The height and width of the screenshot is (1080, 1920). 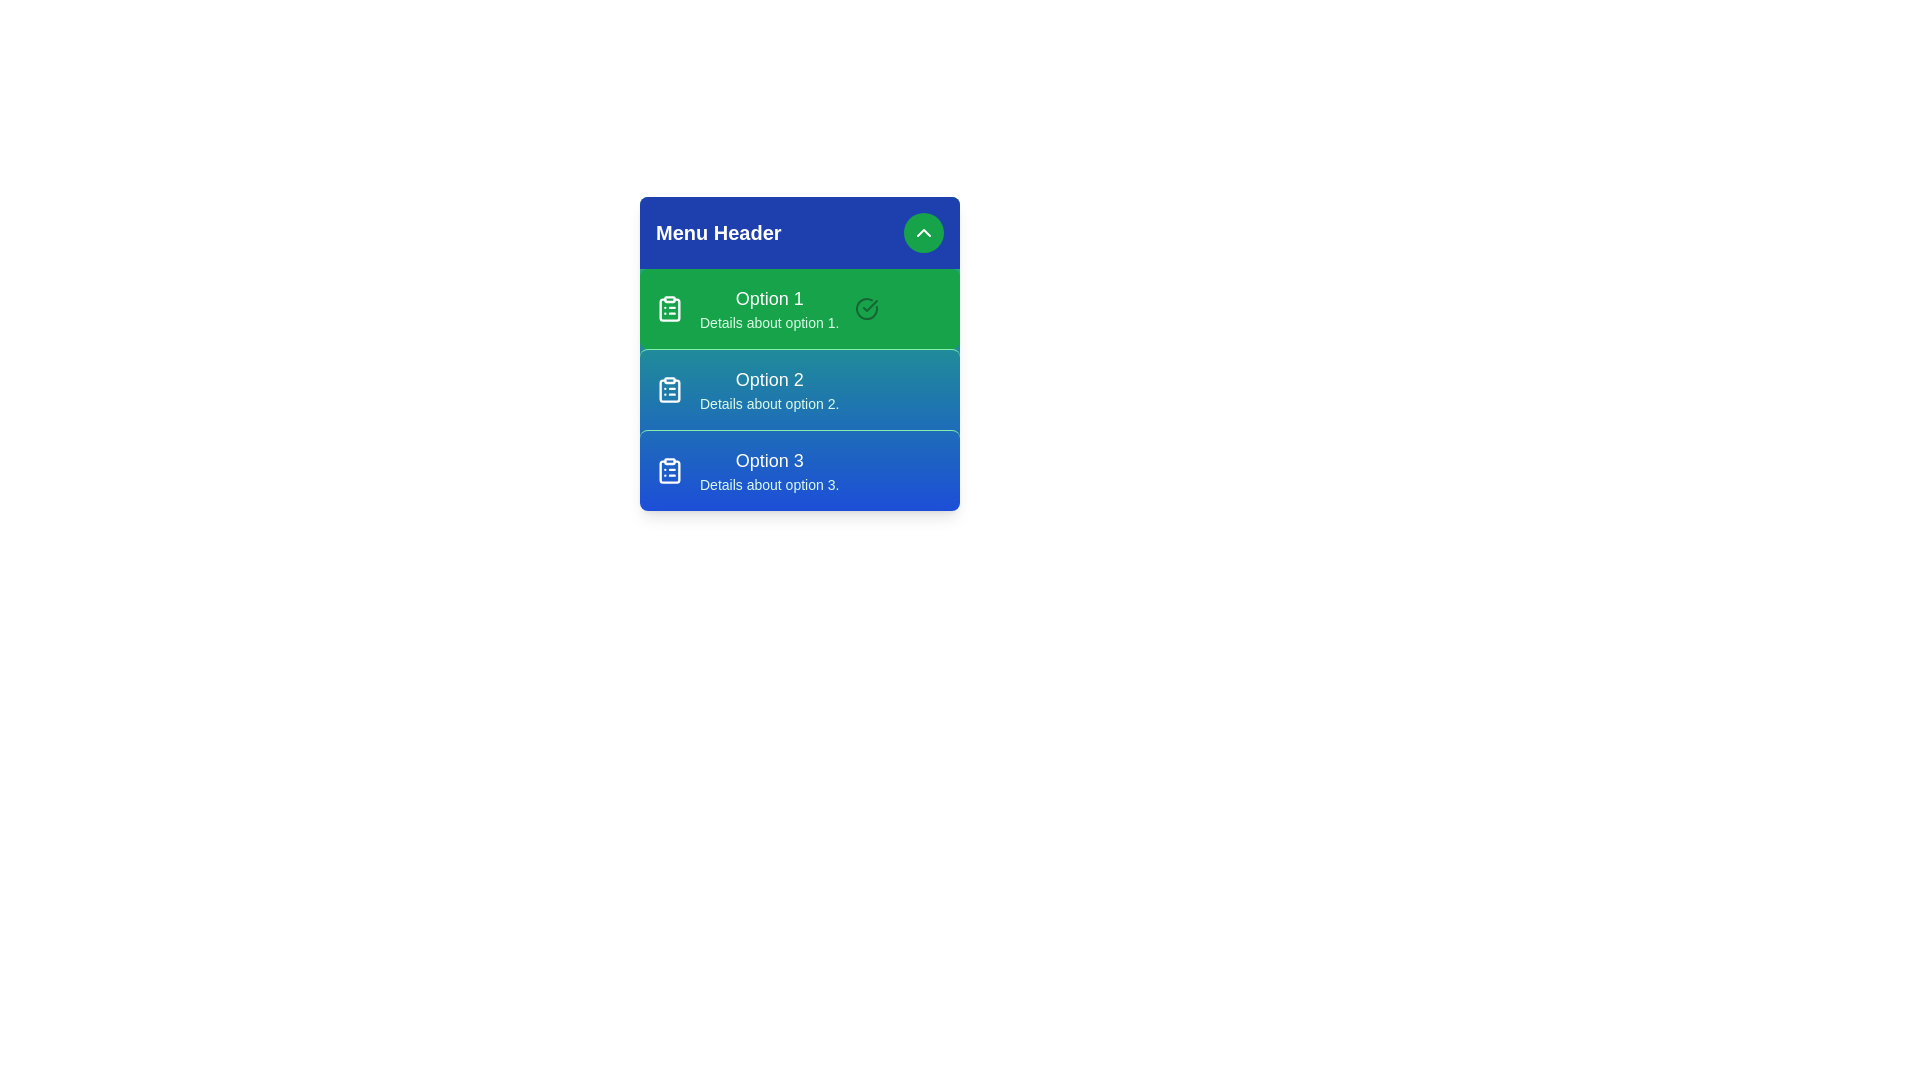 What do you see at coordinates (800, 389) in the screenshot?
I see `the menu option Option 2 to reveal its description` at bounding box center [800, 389].